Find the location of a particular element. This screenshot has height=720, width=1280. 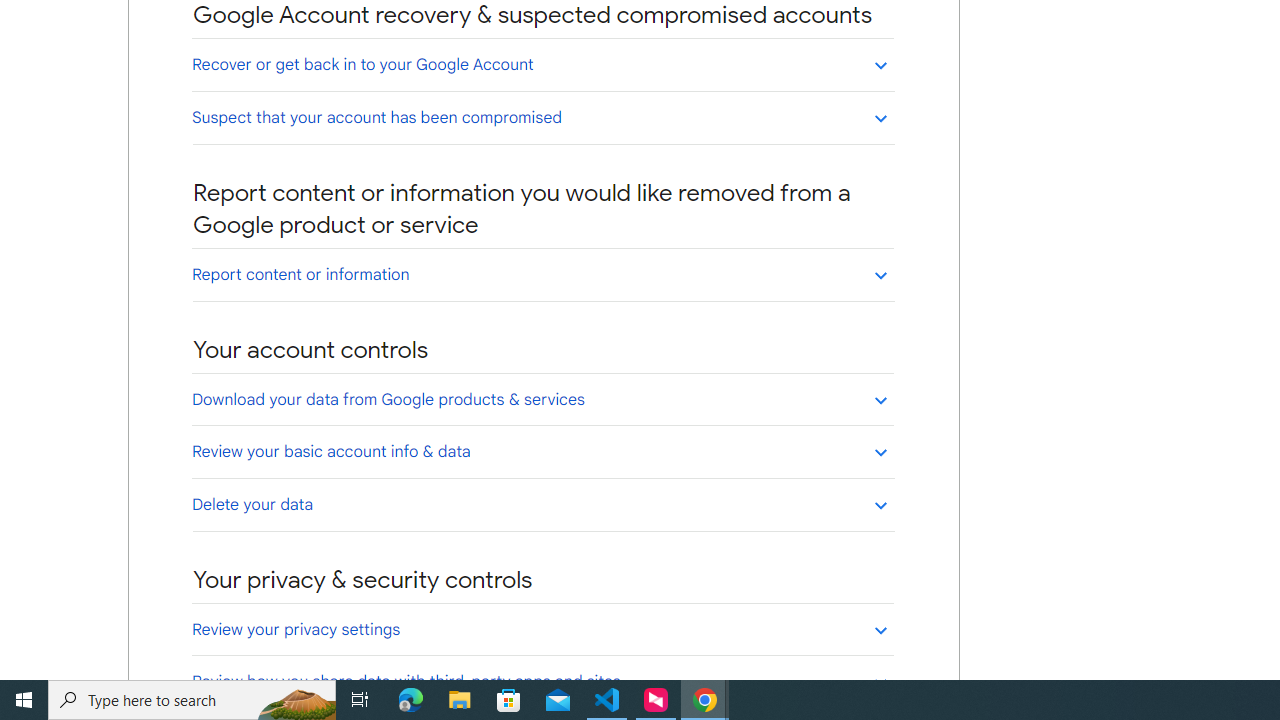

'Suspect that your account has been compromised' is located at coordinates (542, 117).